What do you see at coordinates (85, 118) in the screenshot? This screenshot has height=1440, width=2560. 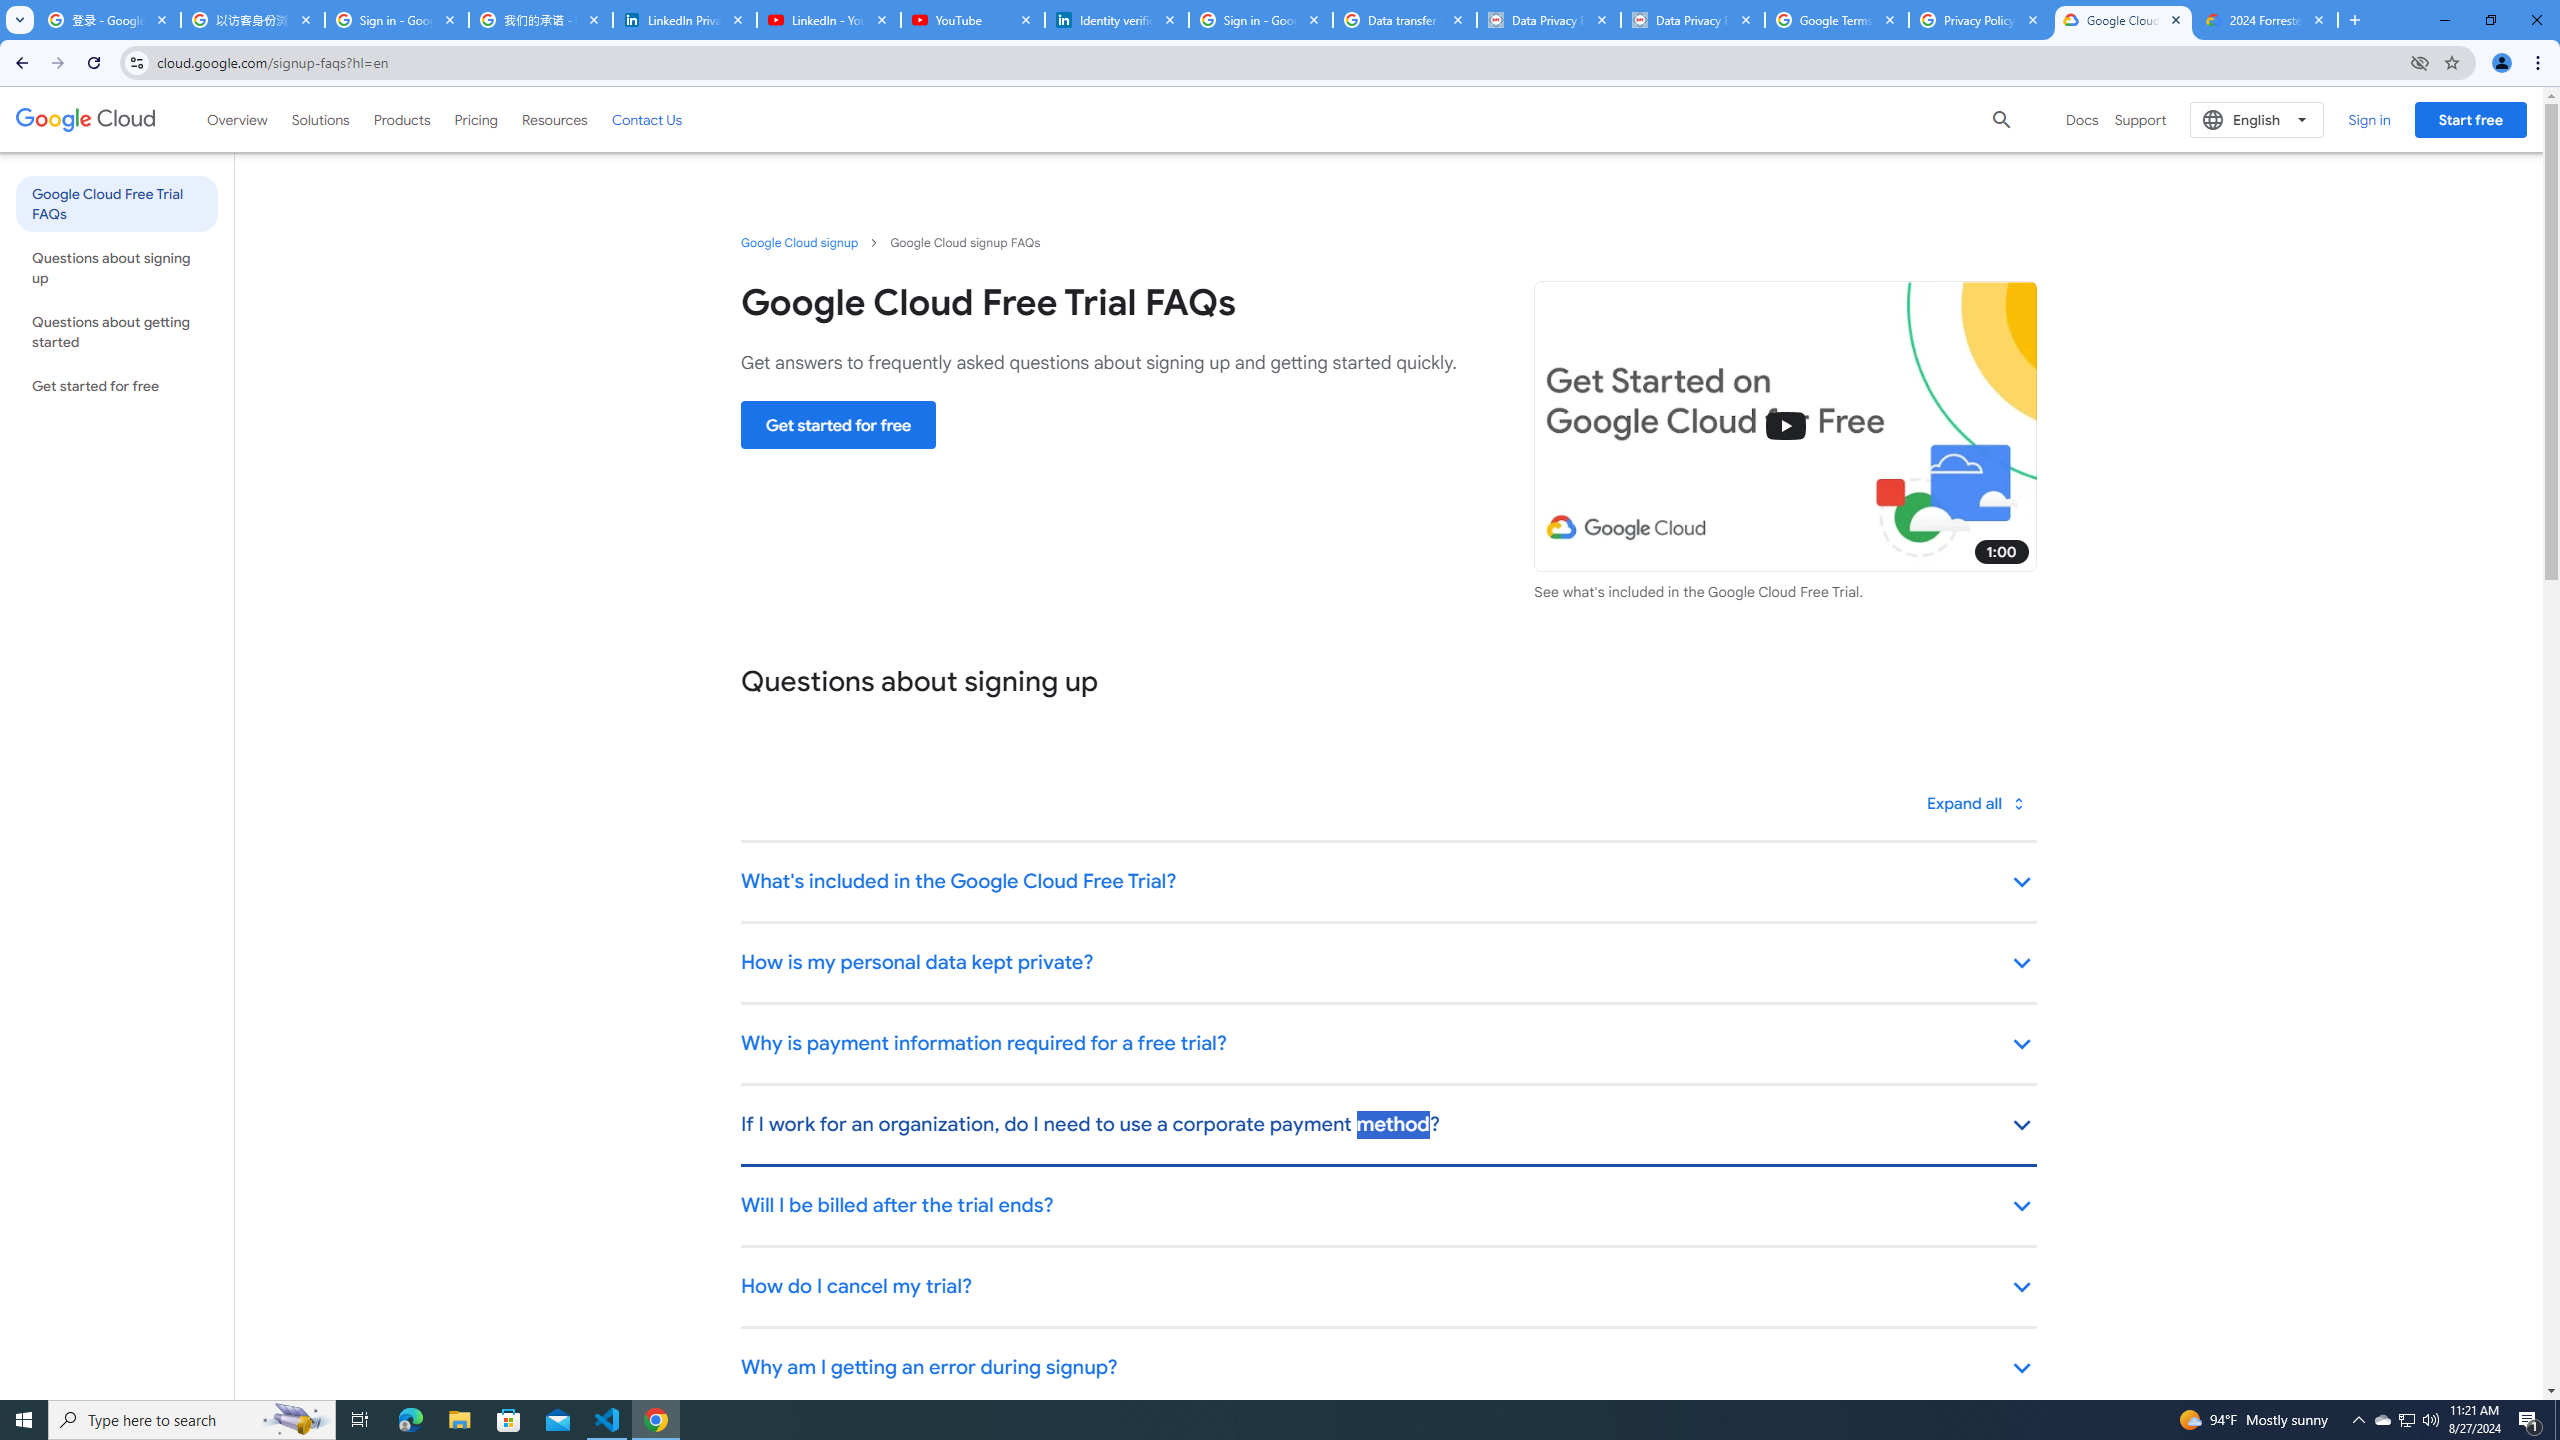 I see `'Google Cloud'` at bounding box center [85, 118].